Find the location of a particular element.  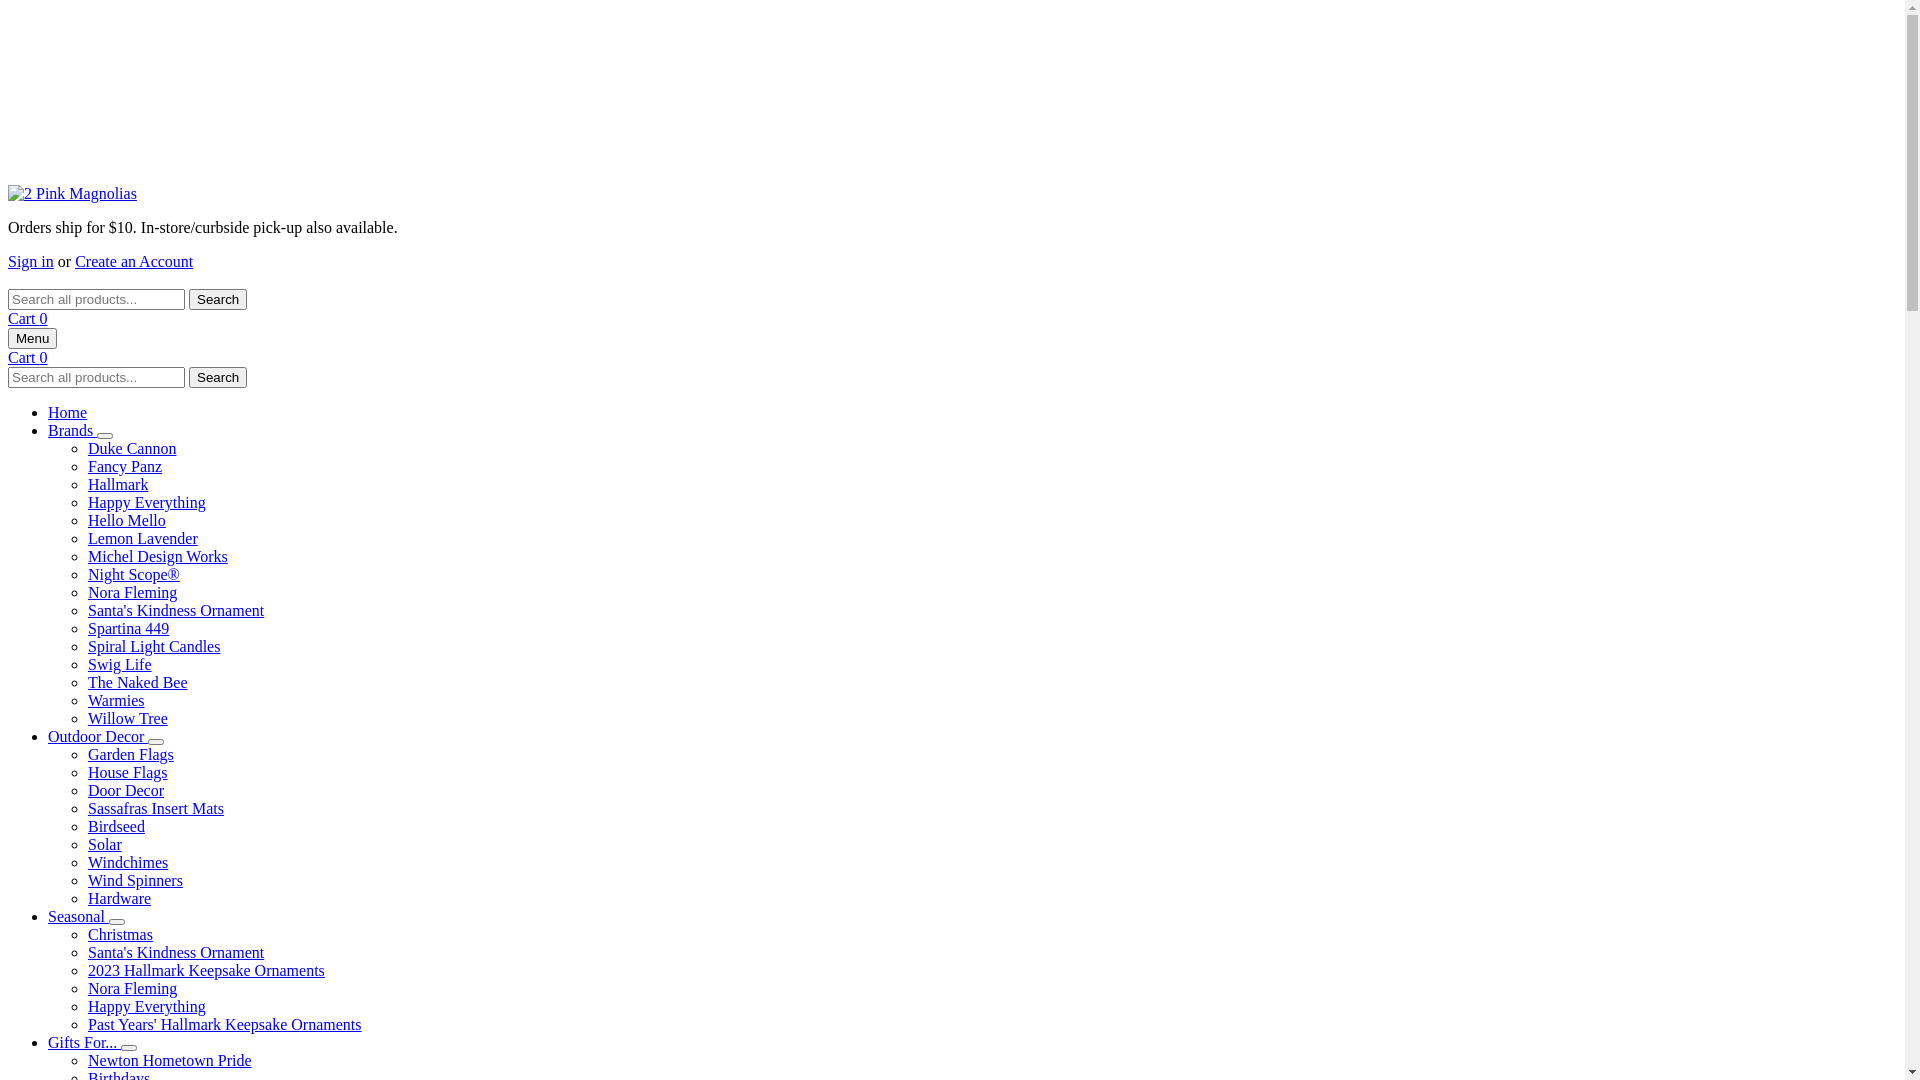

'Hello Mello' is located at coordinates (125, 519).